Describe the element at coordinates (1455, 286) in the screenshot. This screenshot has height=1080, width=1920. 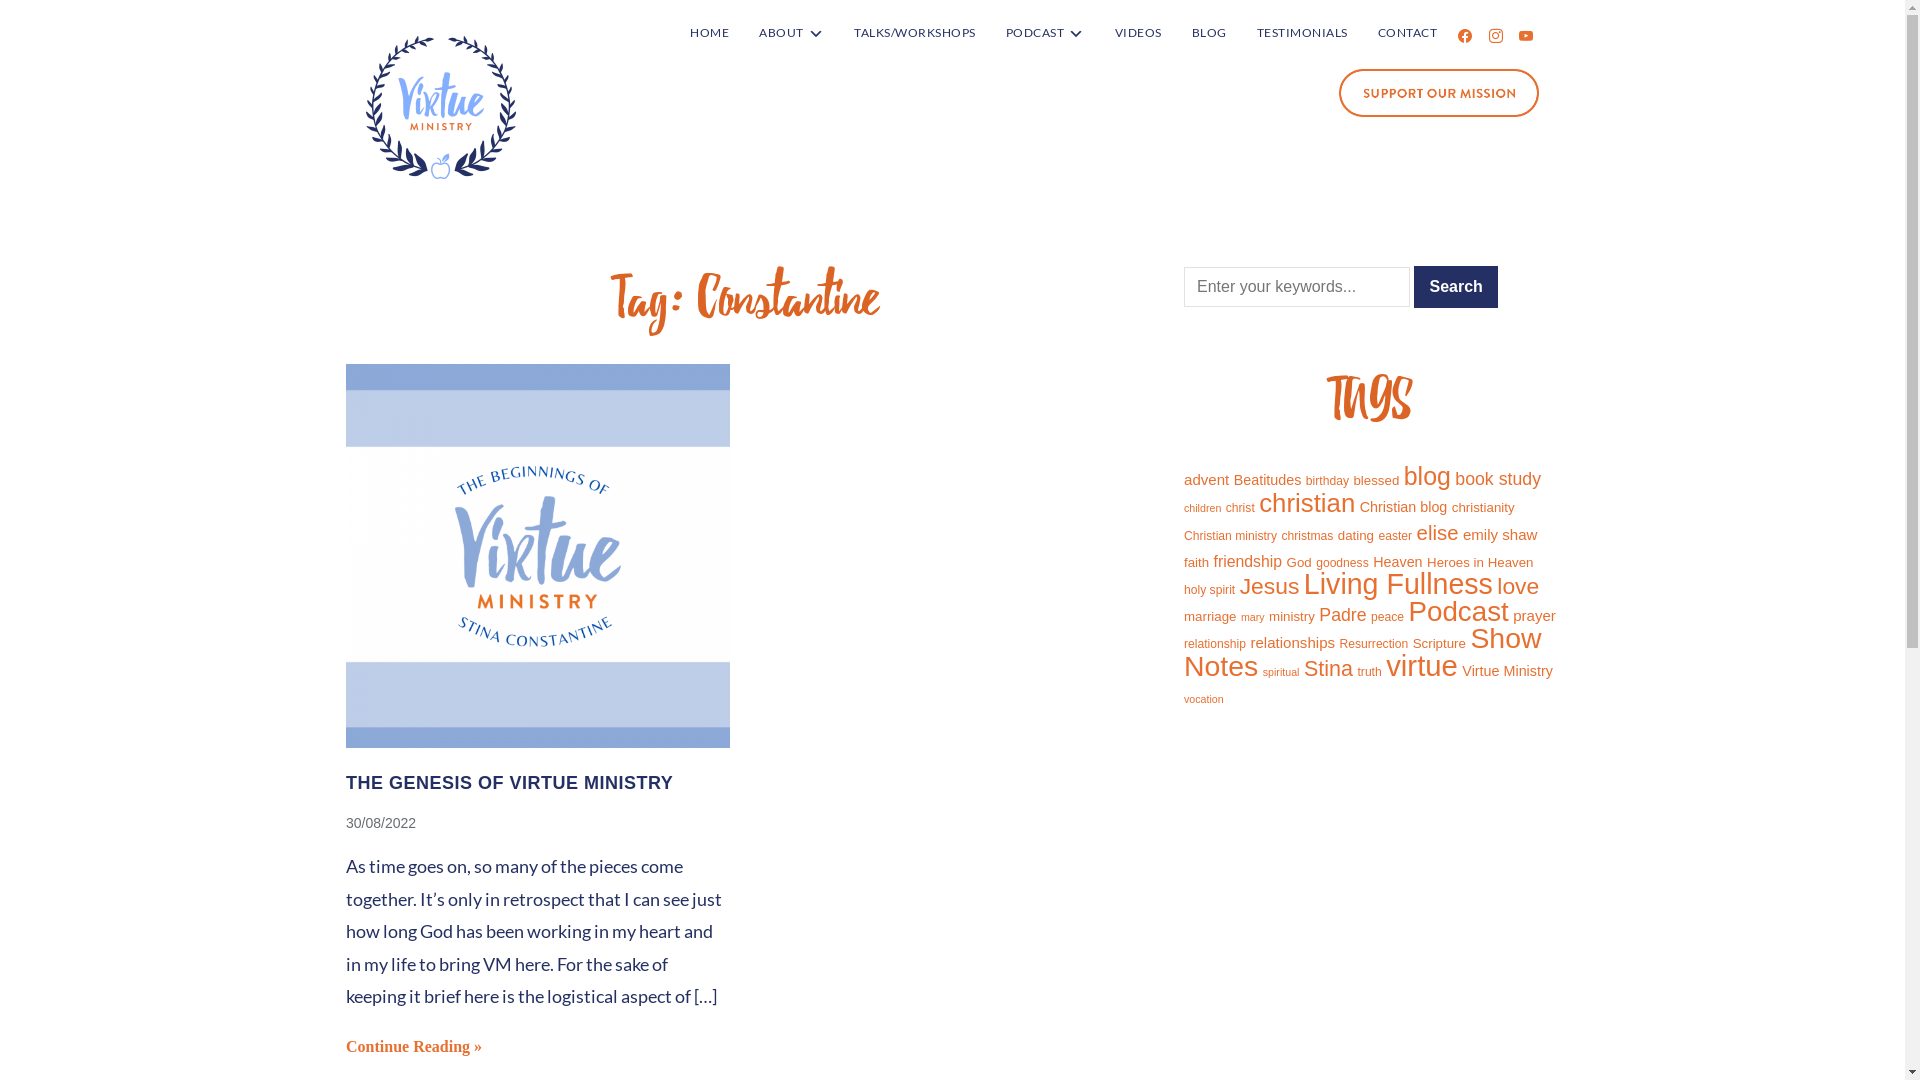
I see `'Search'` at that location.